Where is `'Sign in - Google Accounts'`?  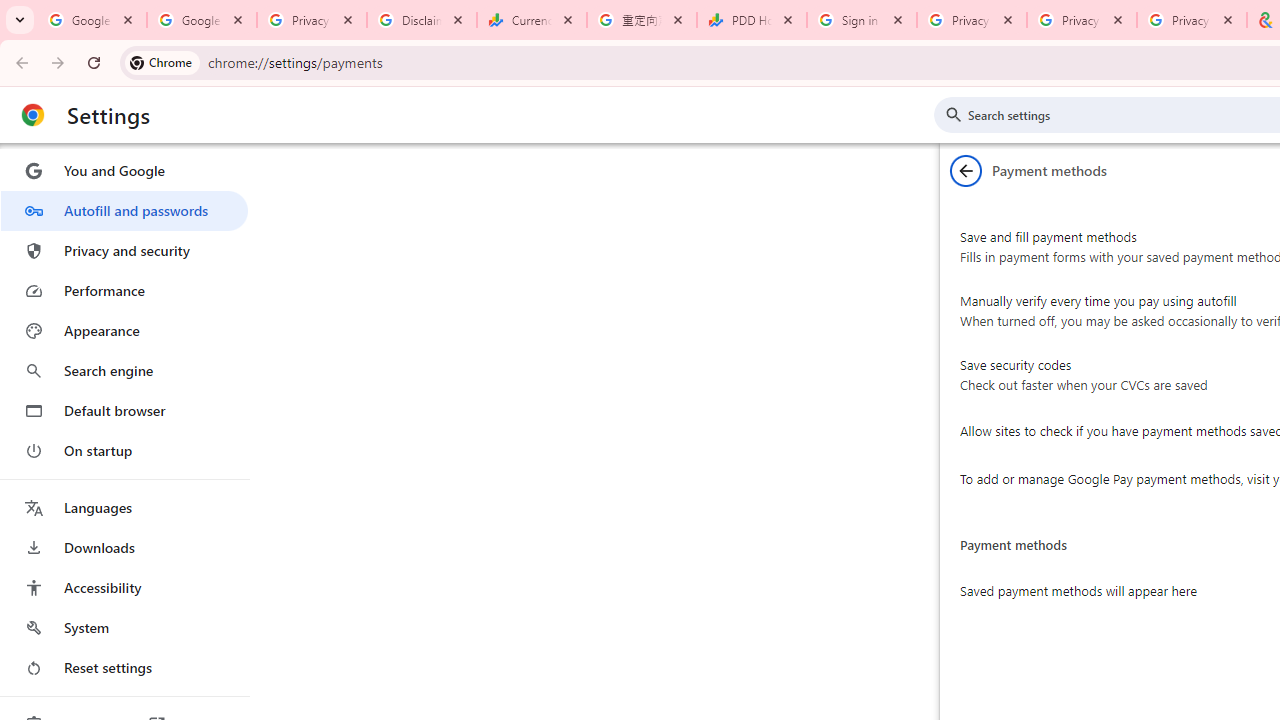 'Sign in - Google Accounts' is located at coordinates (861, 20).